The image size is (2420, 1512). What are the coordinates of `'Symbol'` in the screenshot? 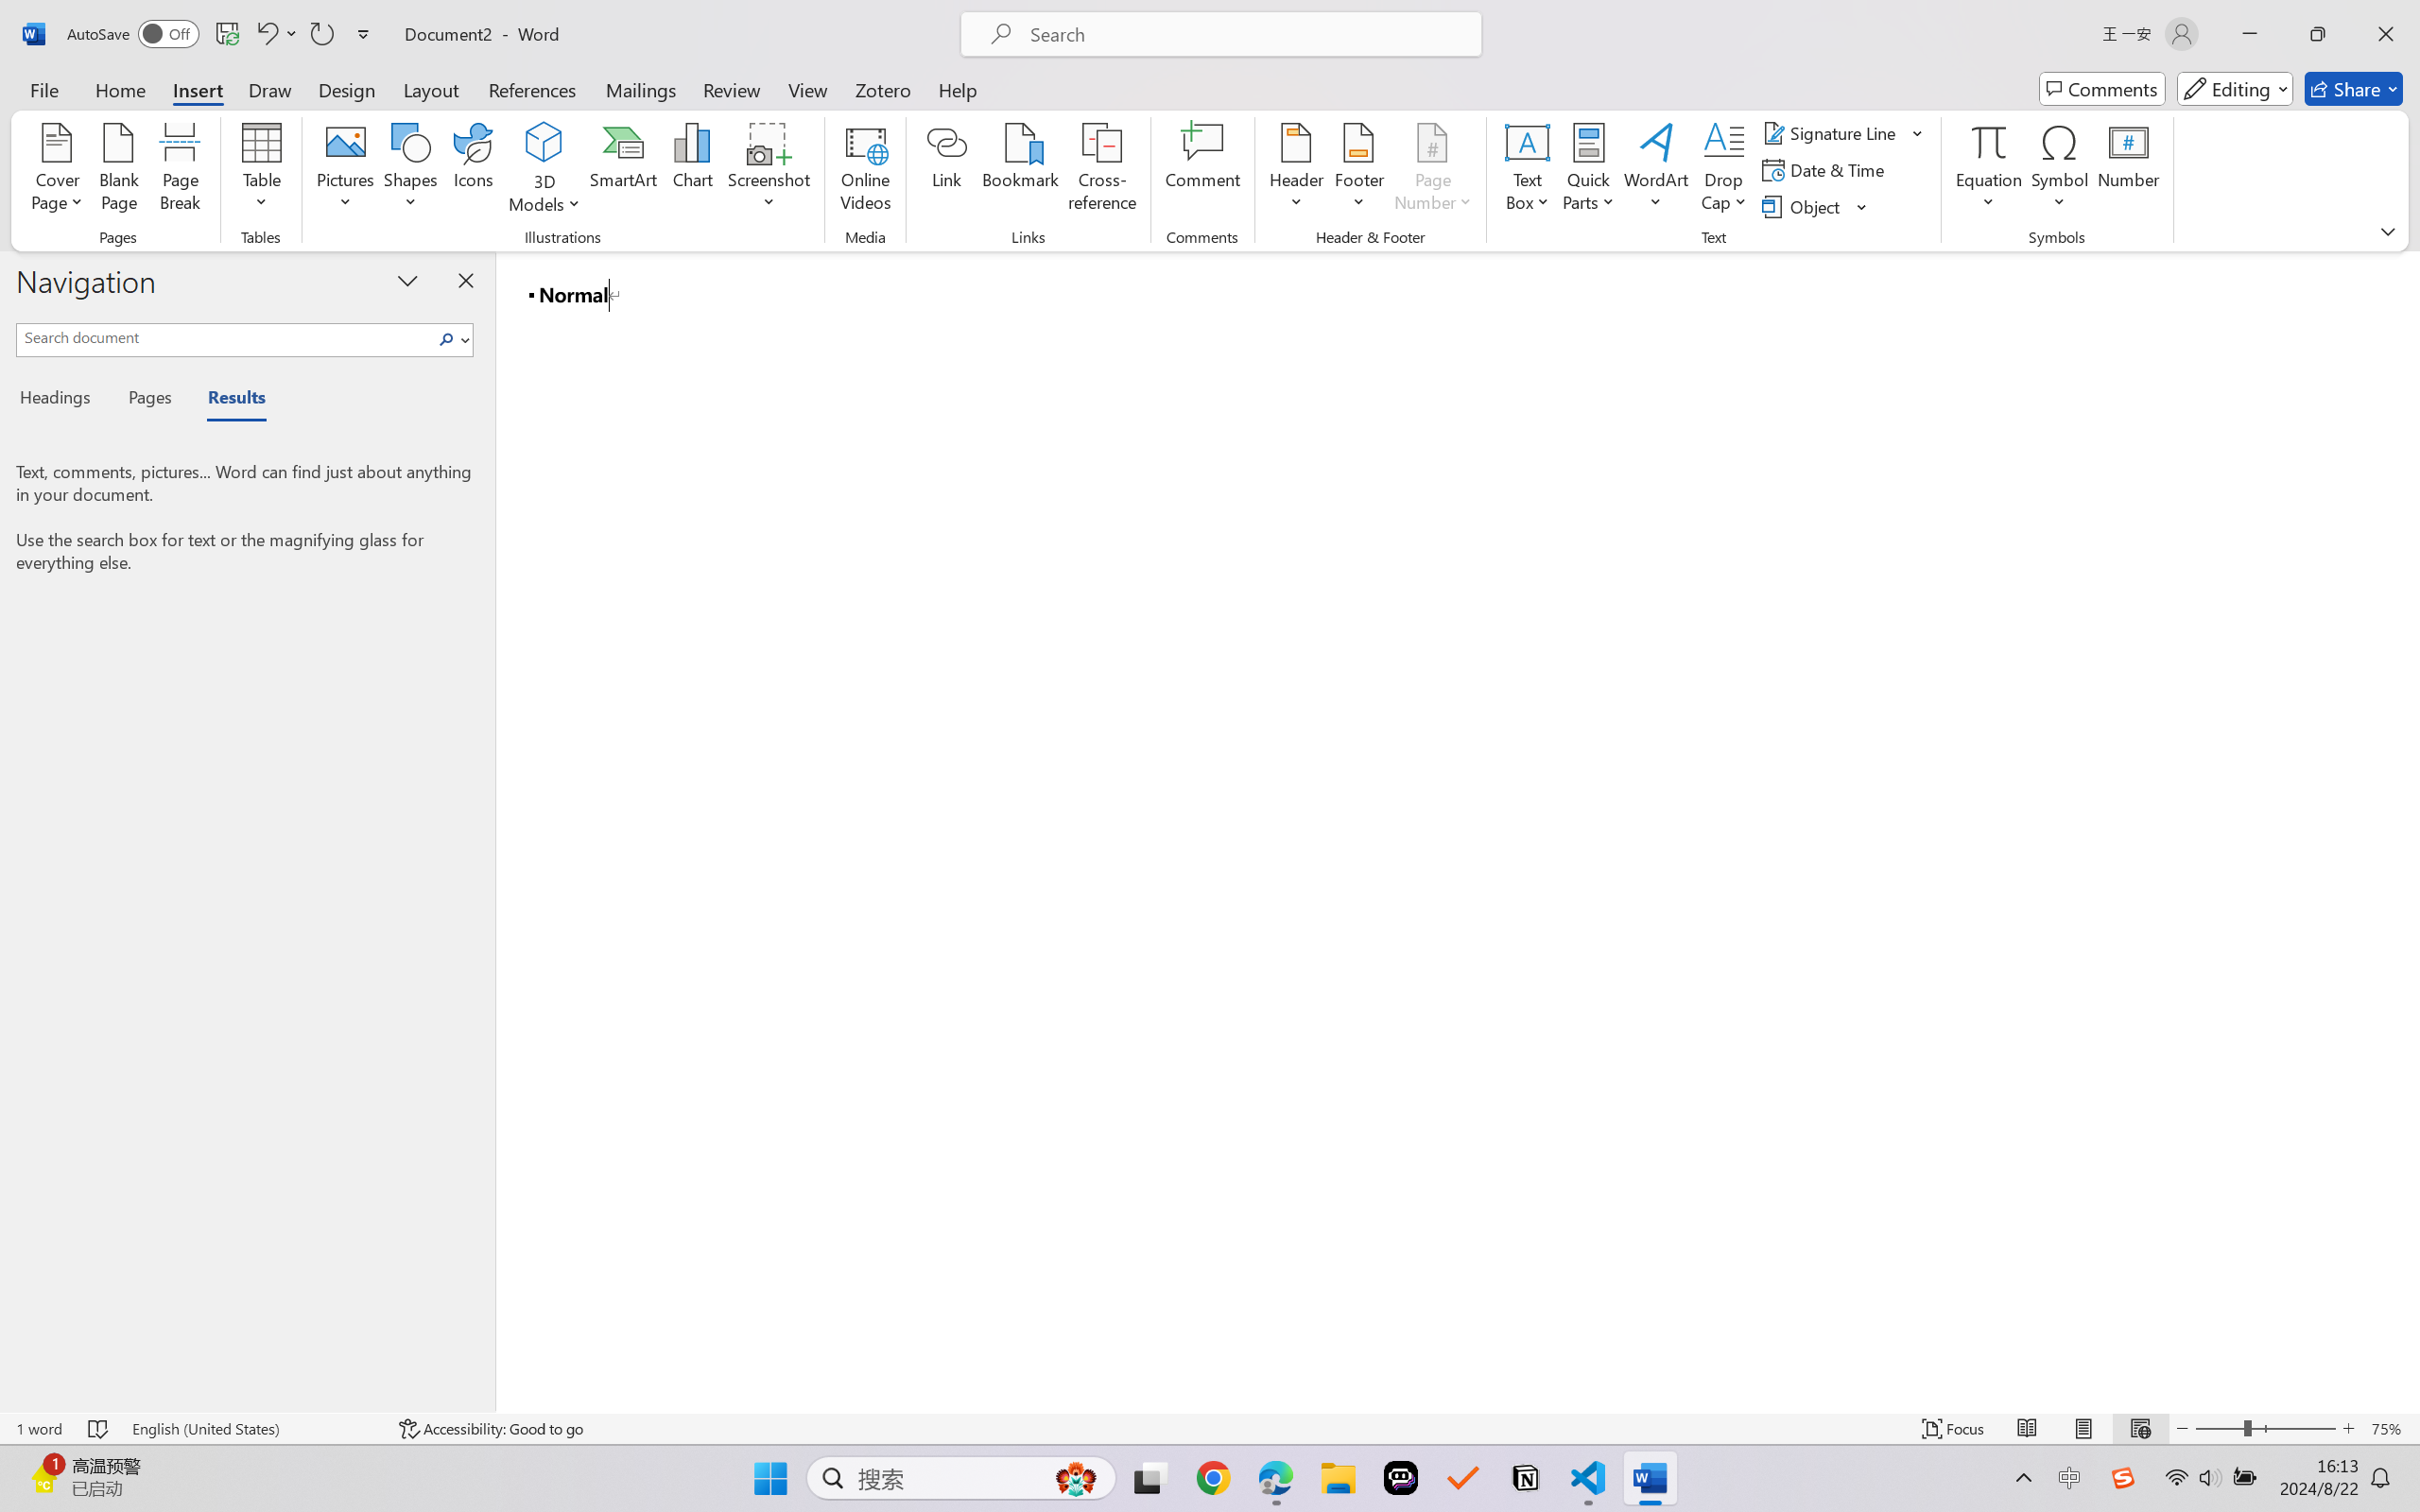 It's located at (2058, 170).